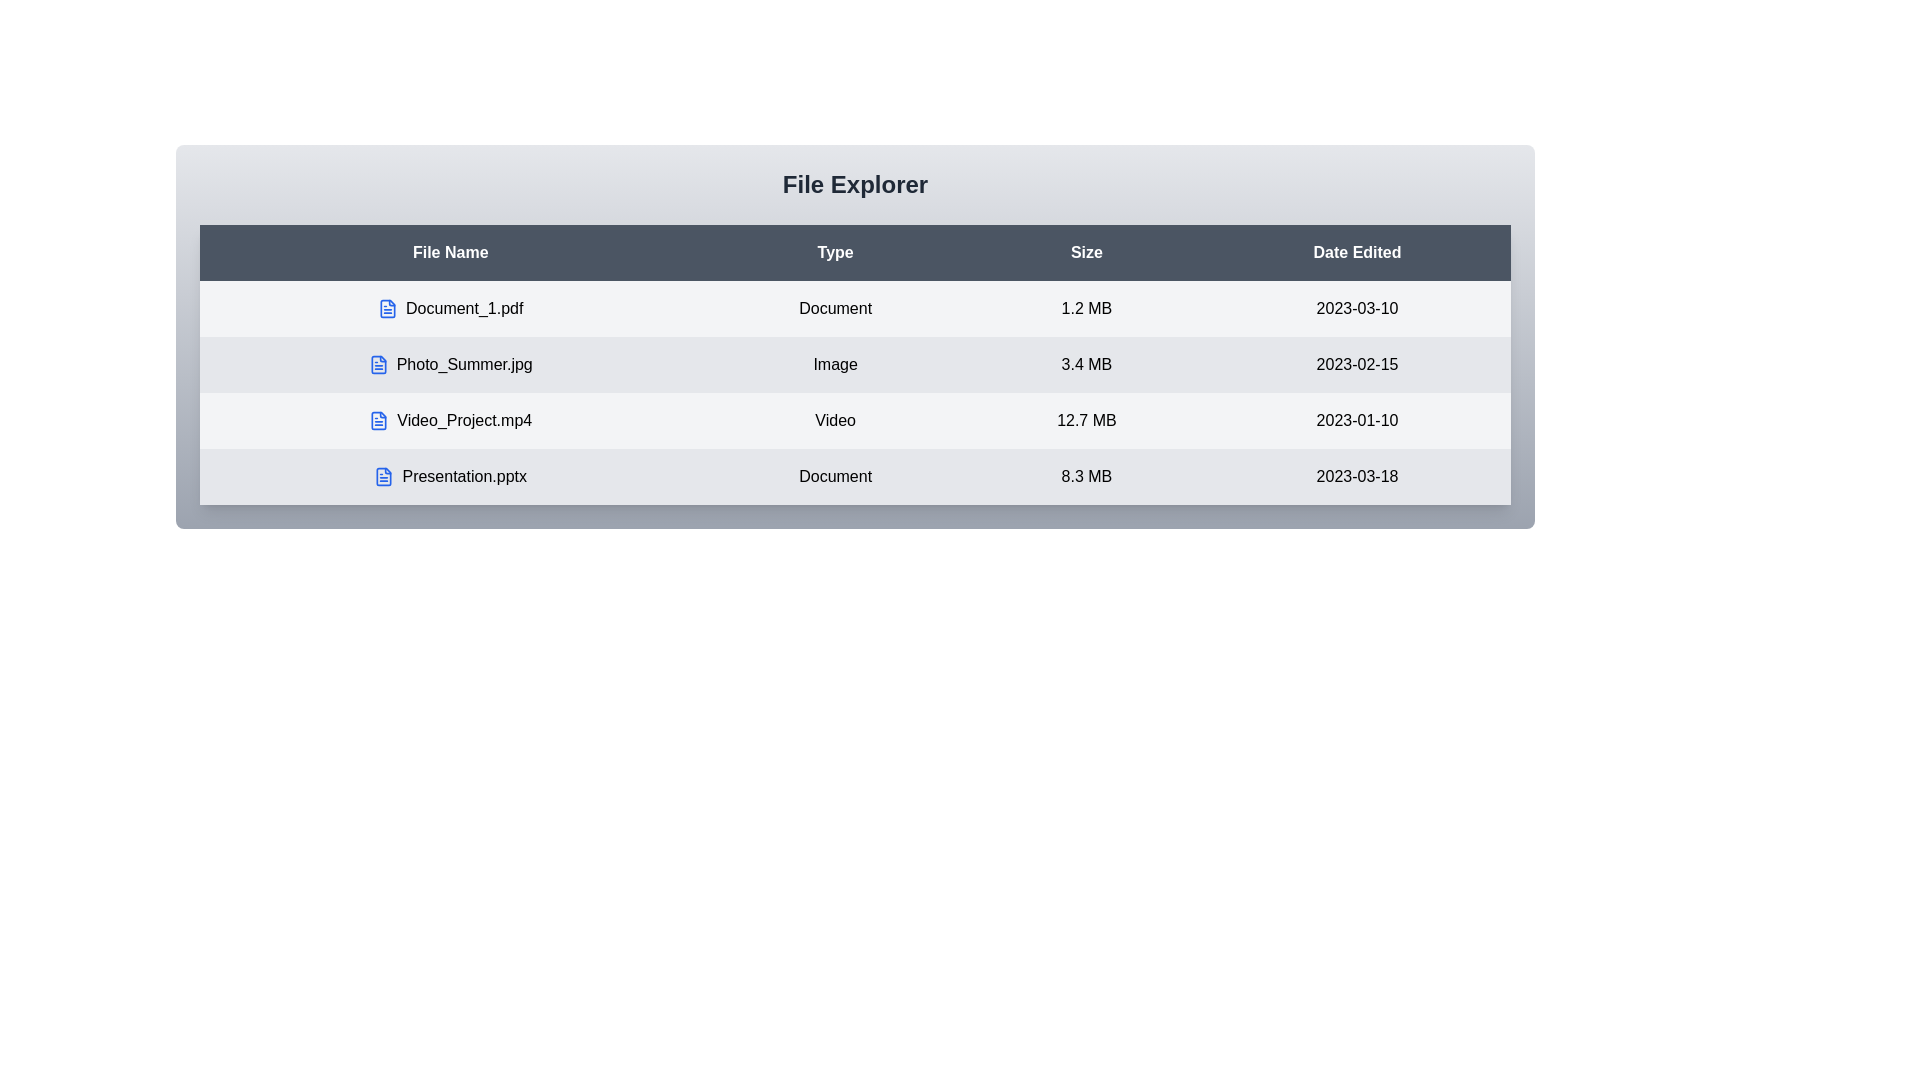  Describe the element at coordinates (449, 365) in the screenshot. I see `the file row corresponding to Photo_Summer.jpg to inspect its details` at that location.